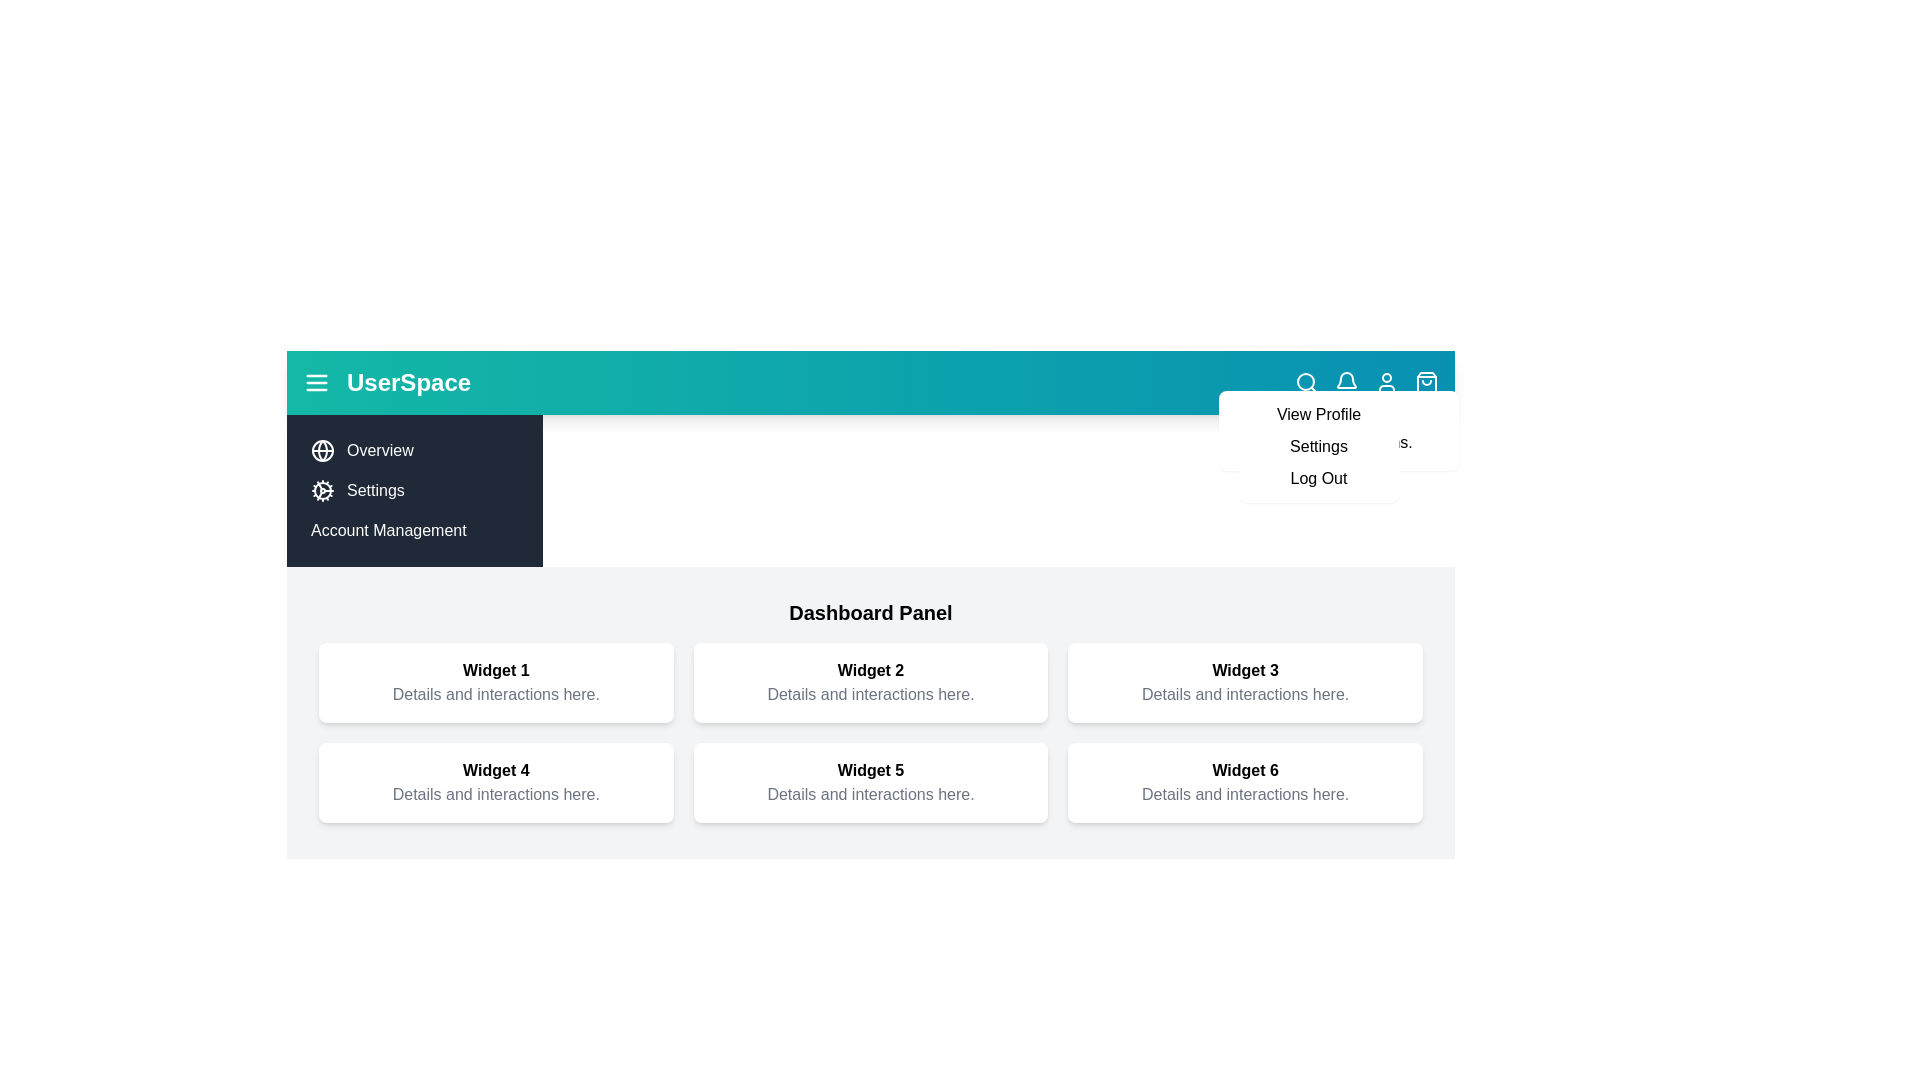 This screenshot has width=1920, height=1080. What do you see at coordinates (495, 782) in the screenshot?
I see `the details in the informational card representing 'Widget 4' located in the second row, first column of the Dashboard Panel` at bounding box center [495, 782].